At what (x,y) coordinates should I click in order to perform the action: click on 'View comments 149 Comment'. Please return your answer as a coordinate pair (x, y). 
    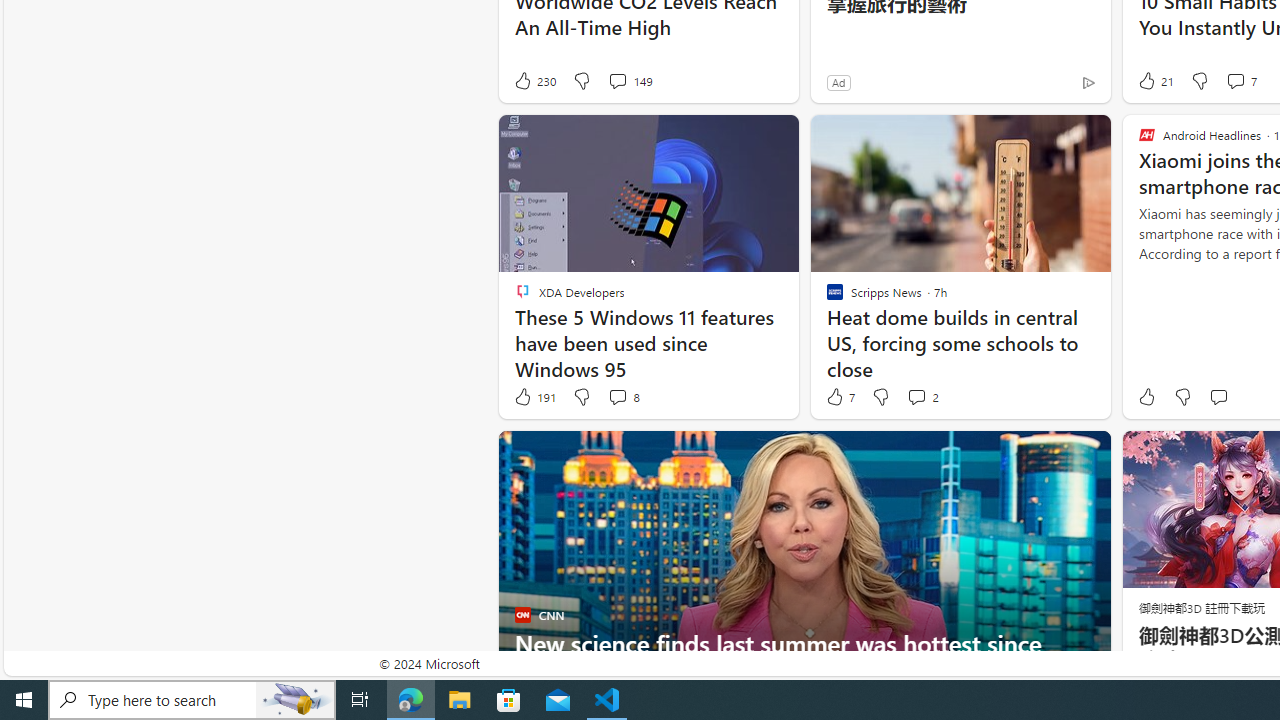
    Looking at the image, I should click on (628, 80).